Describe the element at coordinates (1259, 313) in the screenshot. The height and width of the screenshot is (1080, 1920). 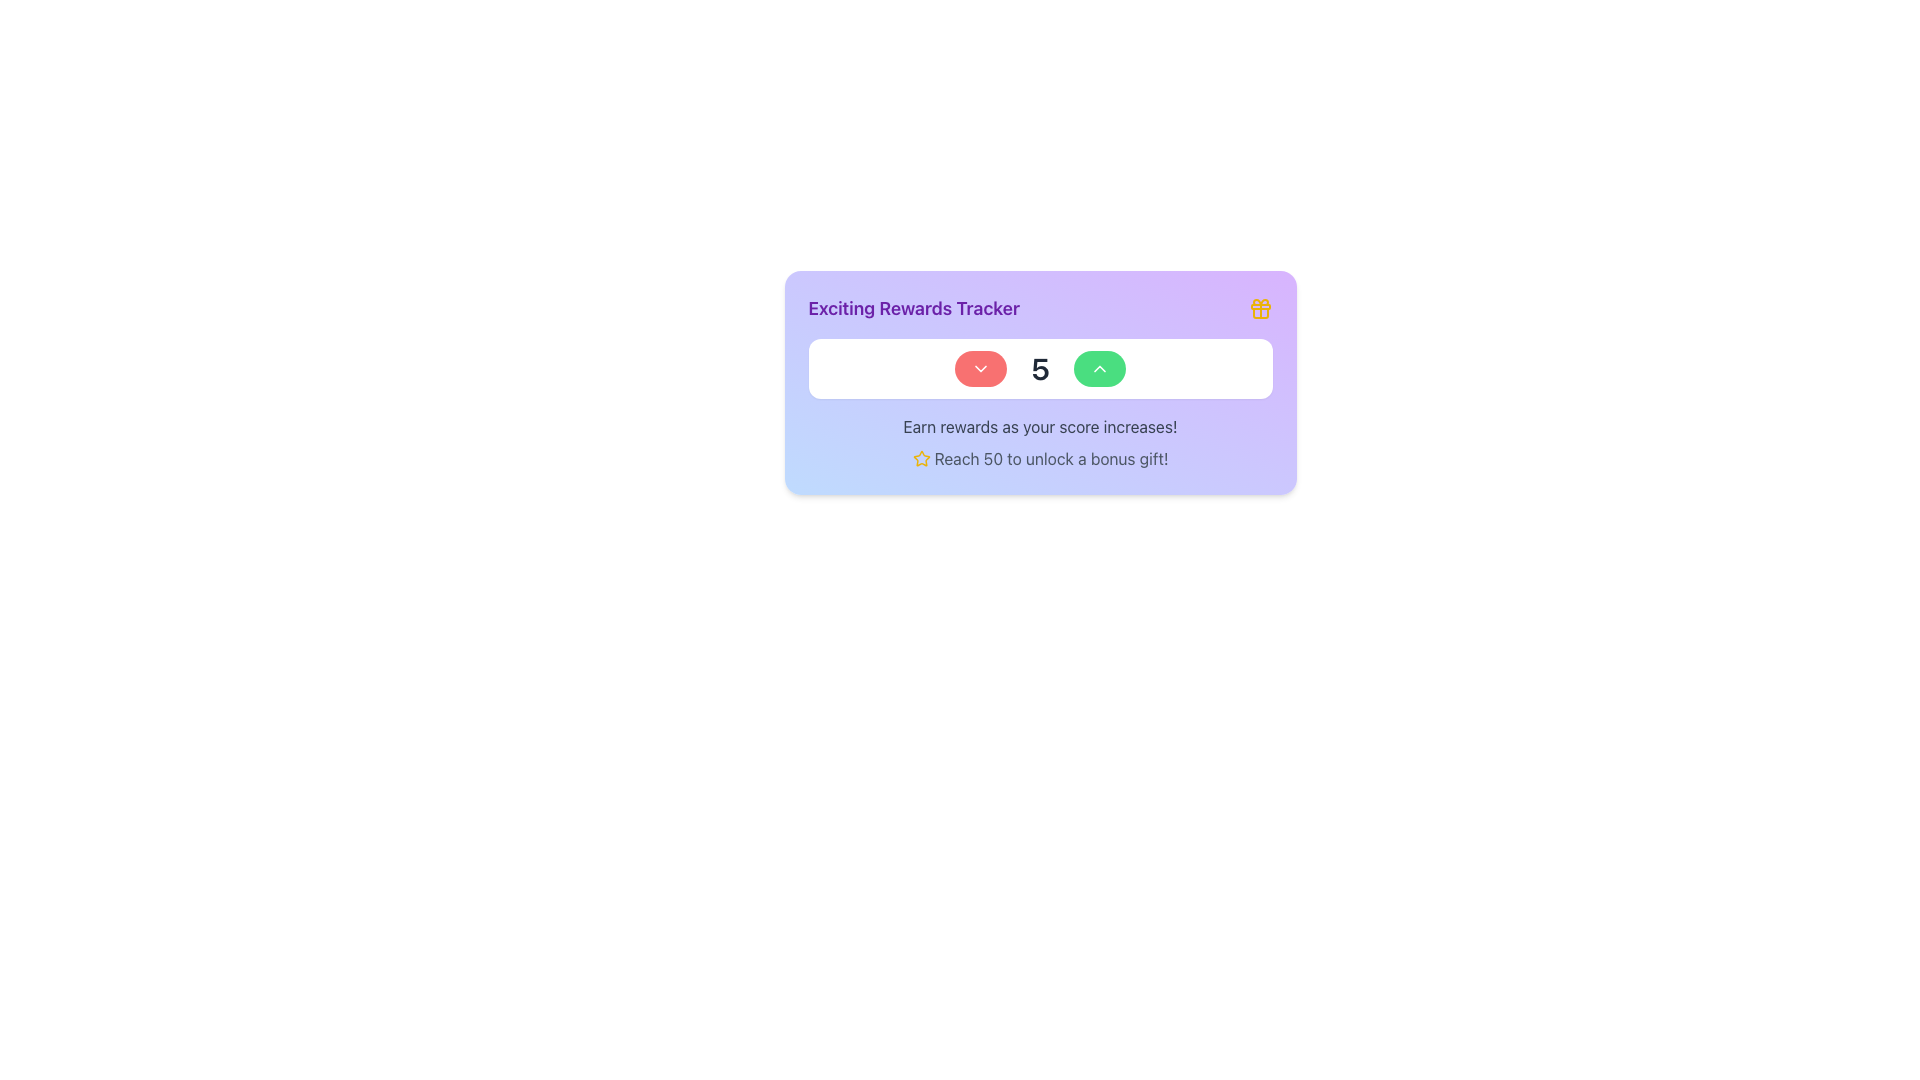
I see `the bottom graphical segment of the gift box icon, which is part of an SVG graphic indicating a reward or bonus feature in the interface` at that location.